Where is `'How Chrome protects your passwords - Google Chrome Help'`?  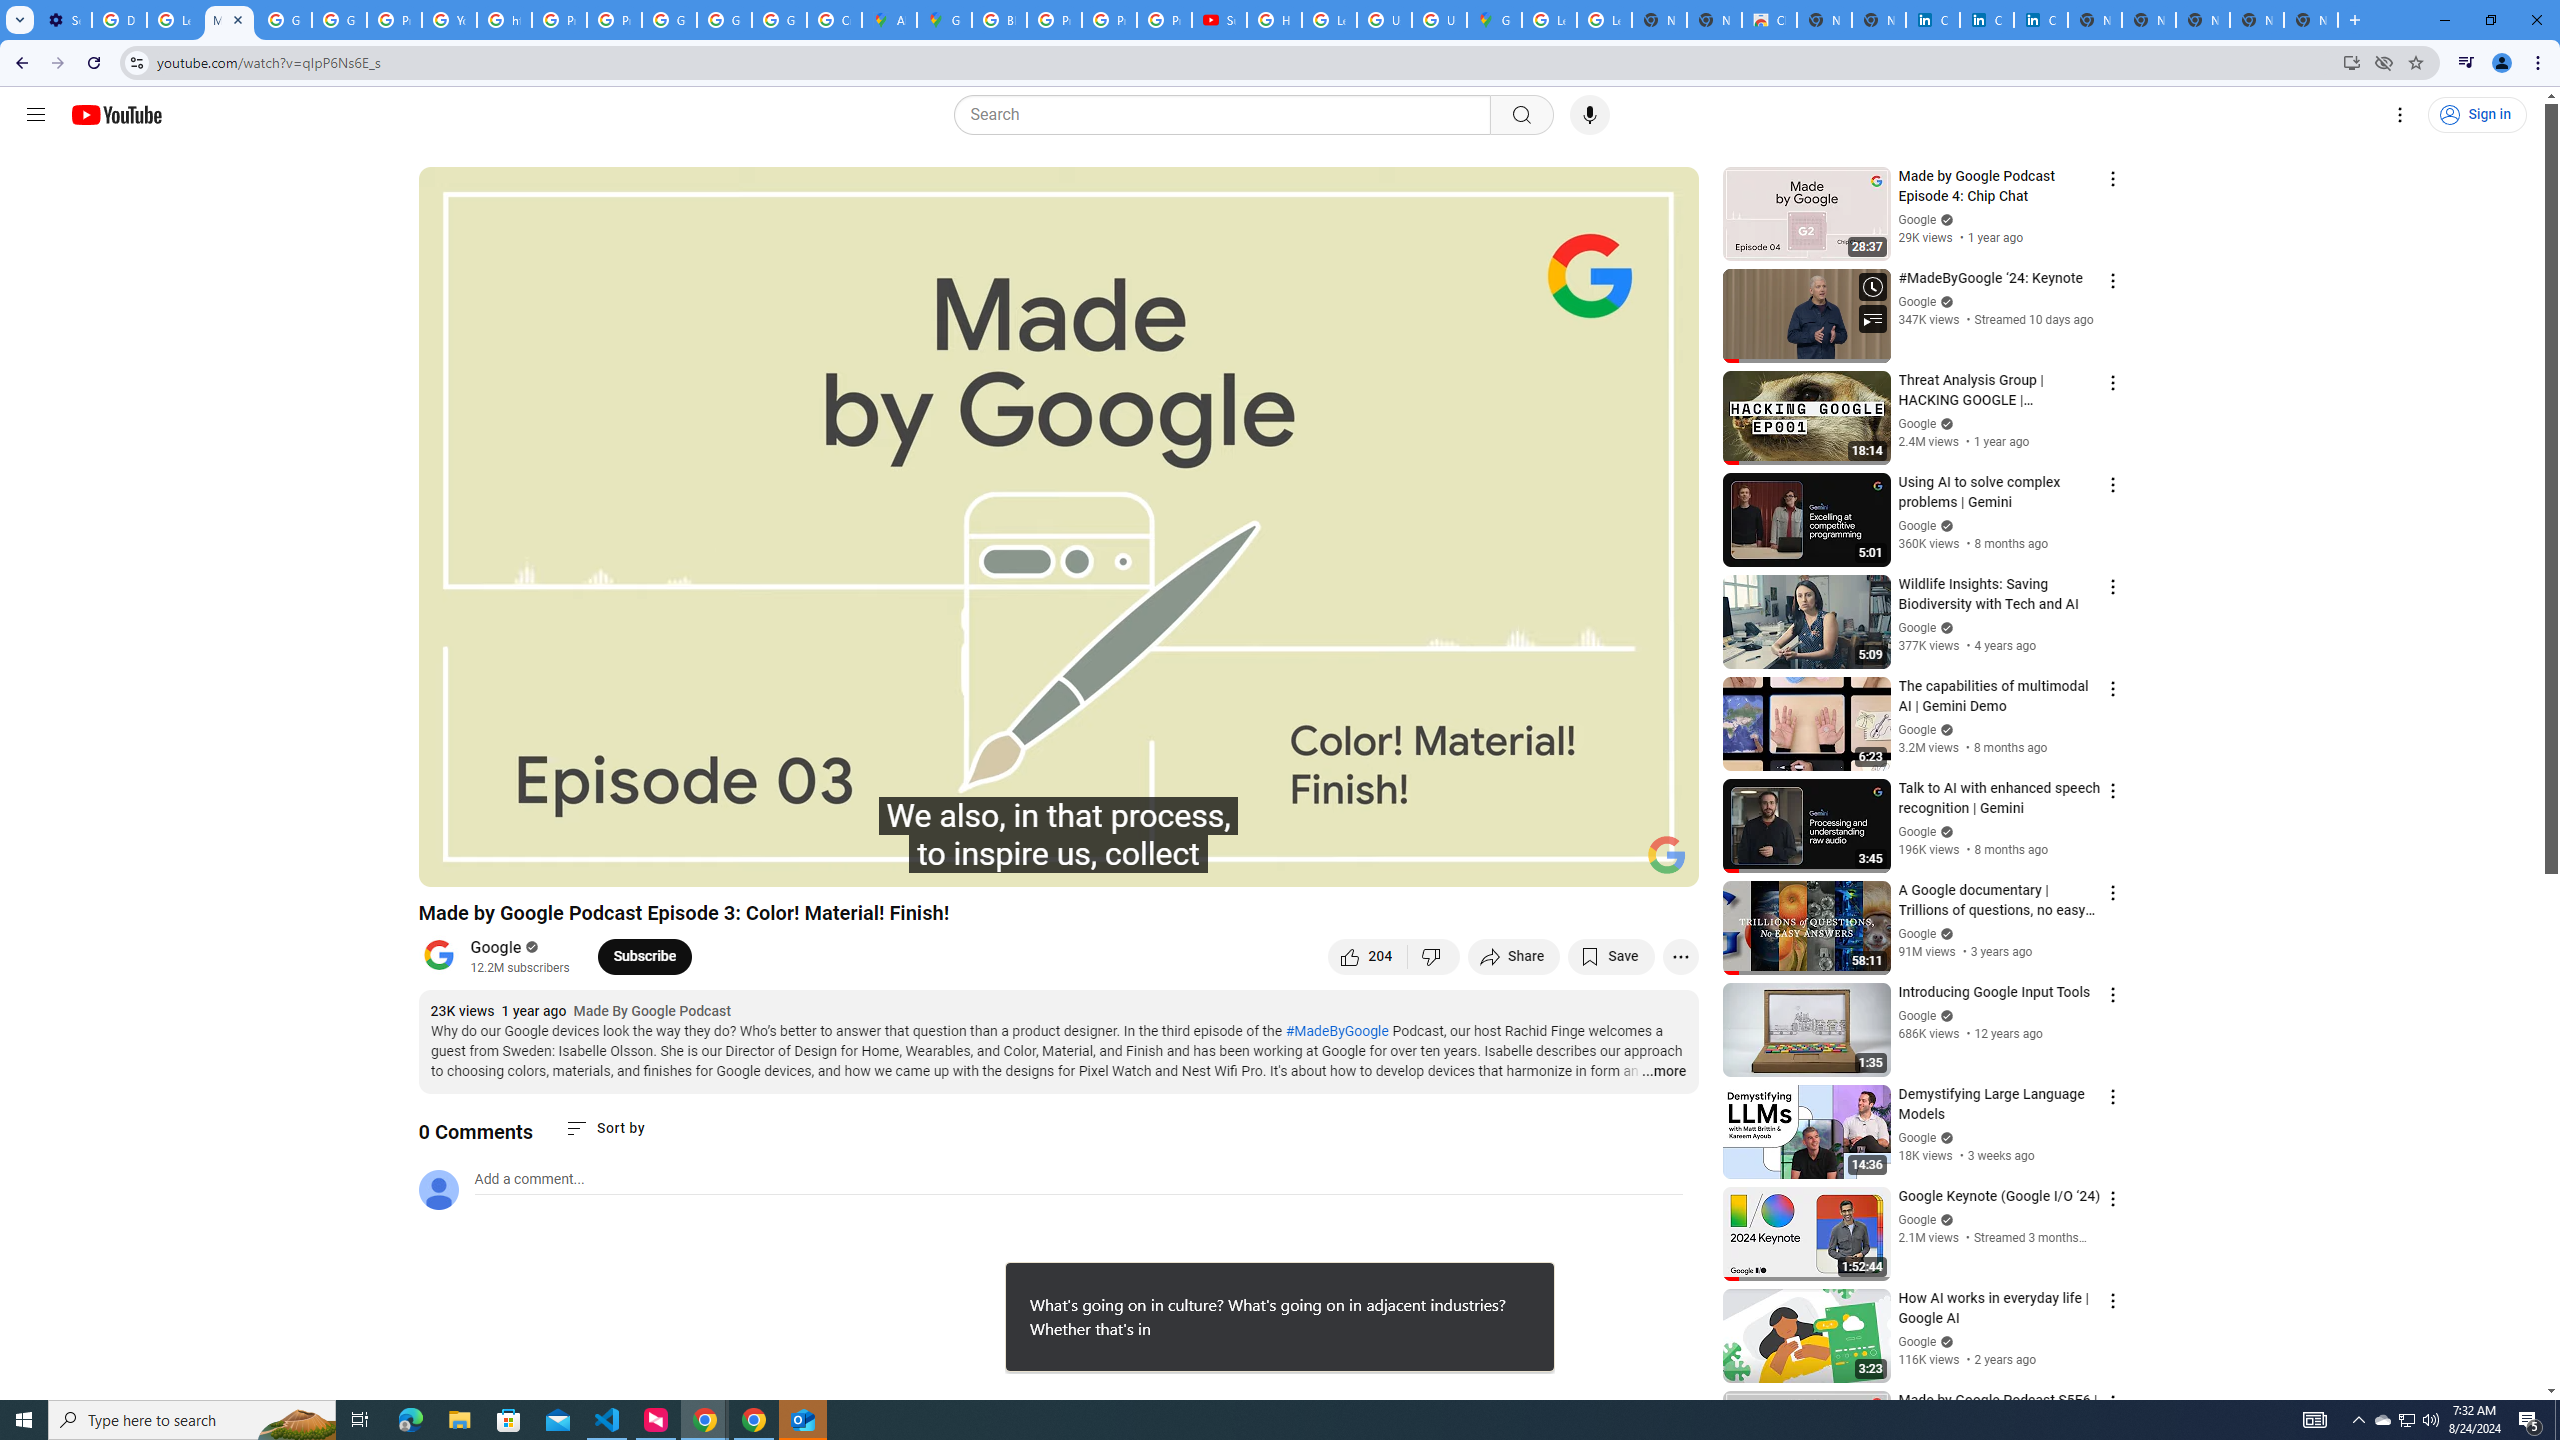
'How Chrome protects your passwords - Google Chrome Help' is located at coordinates (1273, 19).